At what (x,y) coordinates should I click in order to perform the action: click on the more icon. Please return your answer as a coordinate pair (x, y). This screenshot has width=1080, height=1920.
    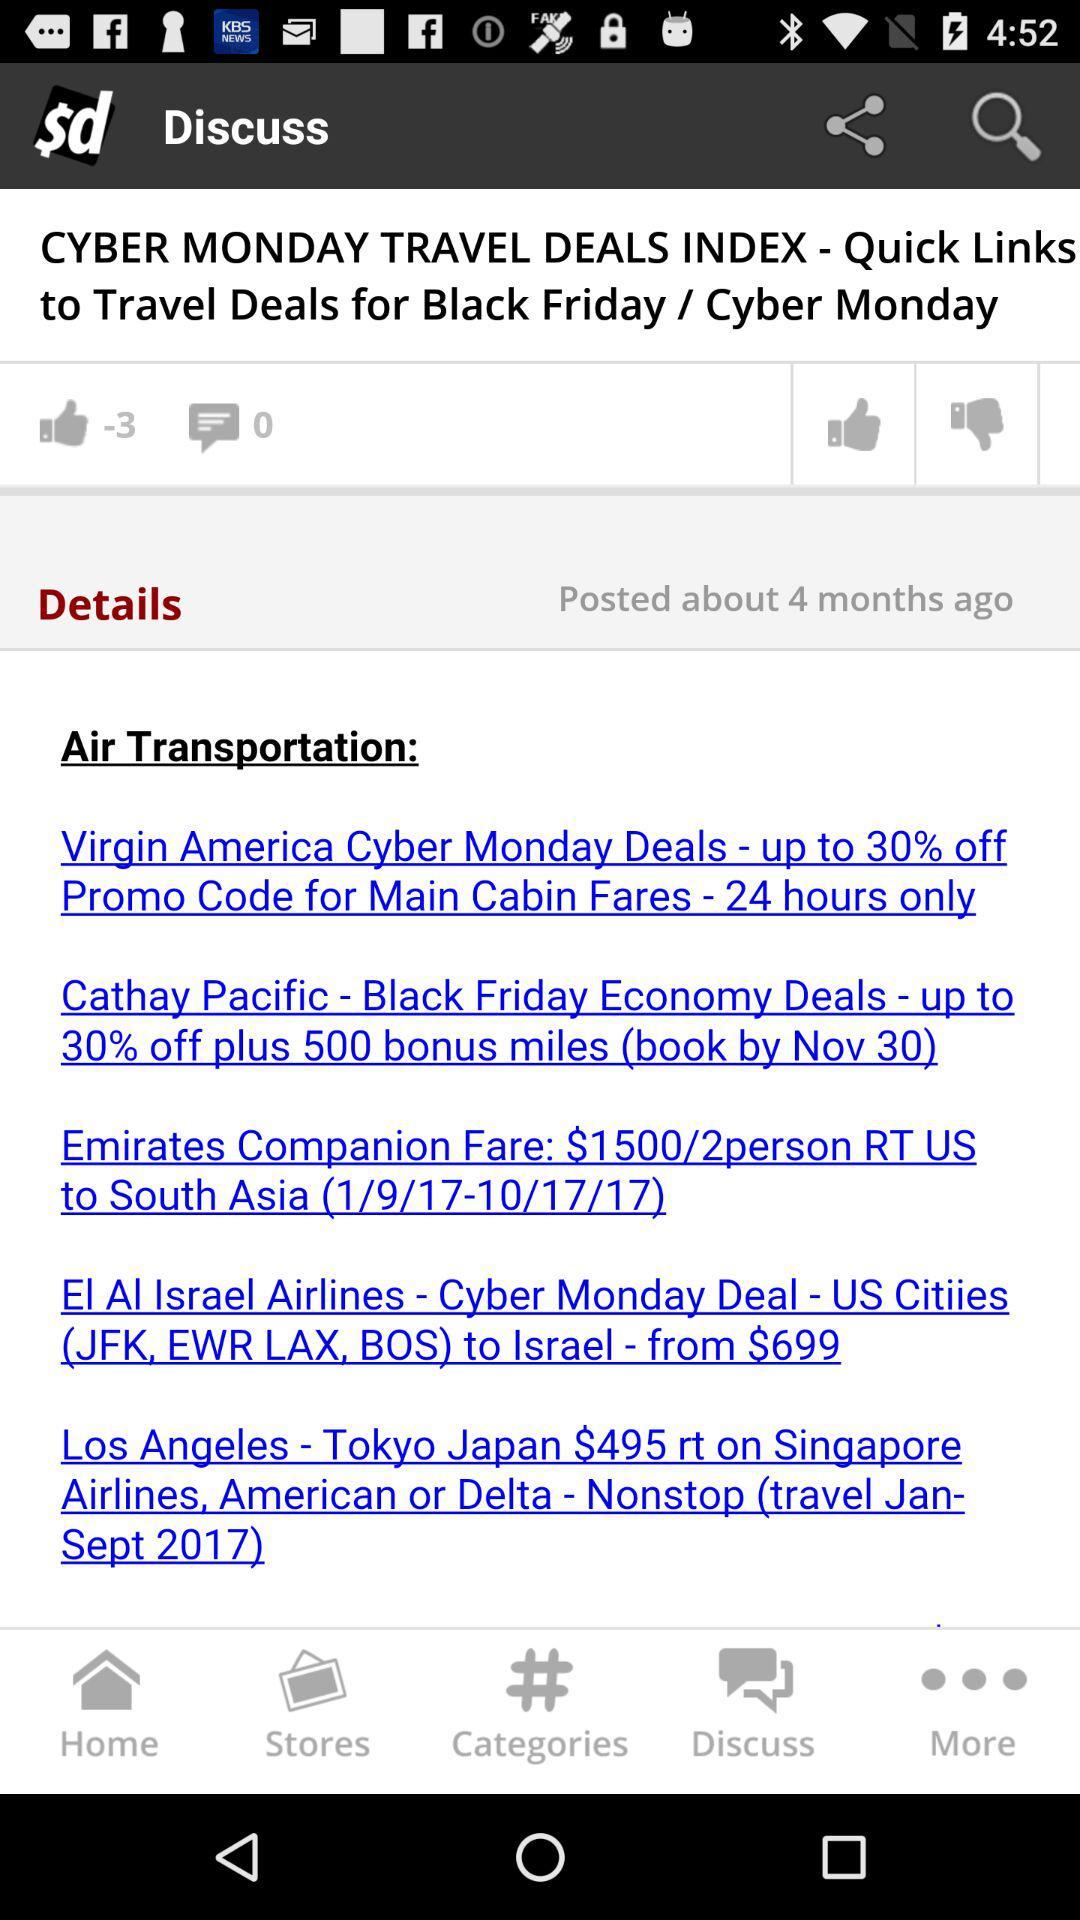
    Looking at the image, I should click on (970, 1836).